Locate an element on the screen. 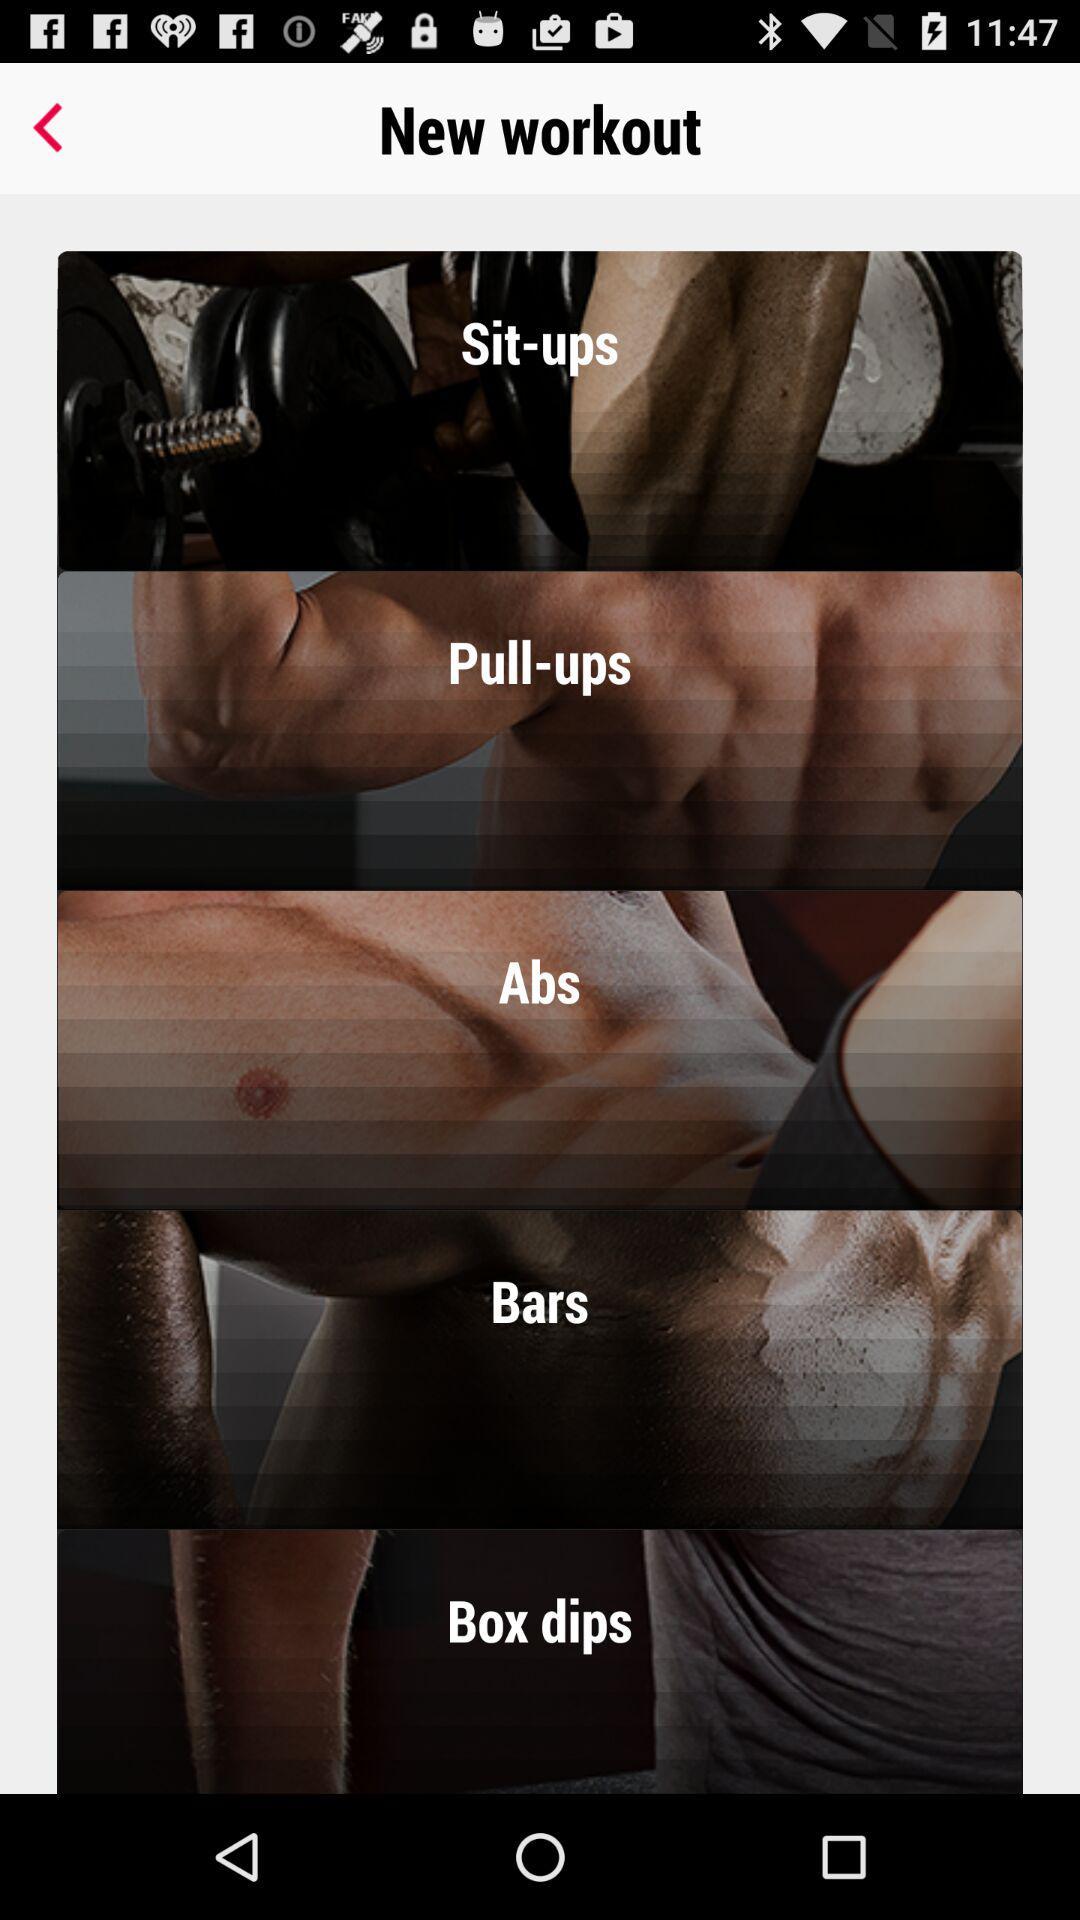  the item at the top left corner is located at coordinates (51, 127).